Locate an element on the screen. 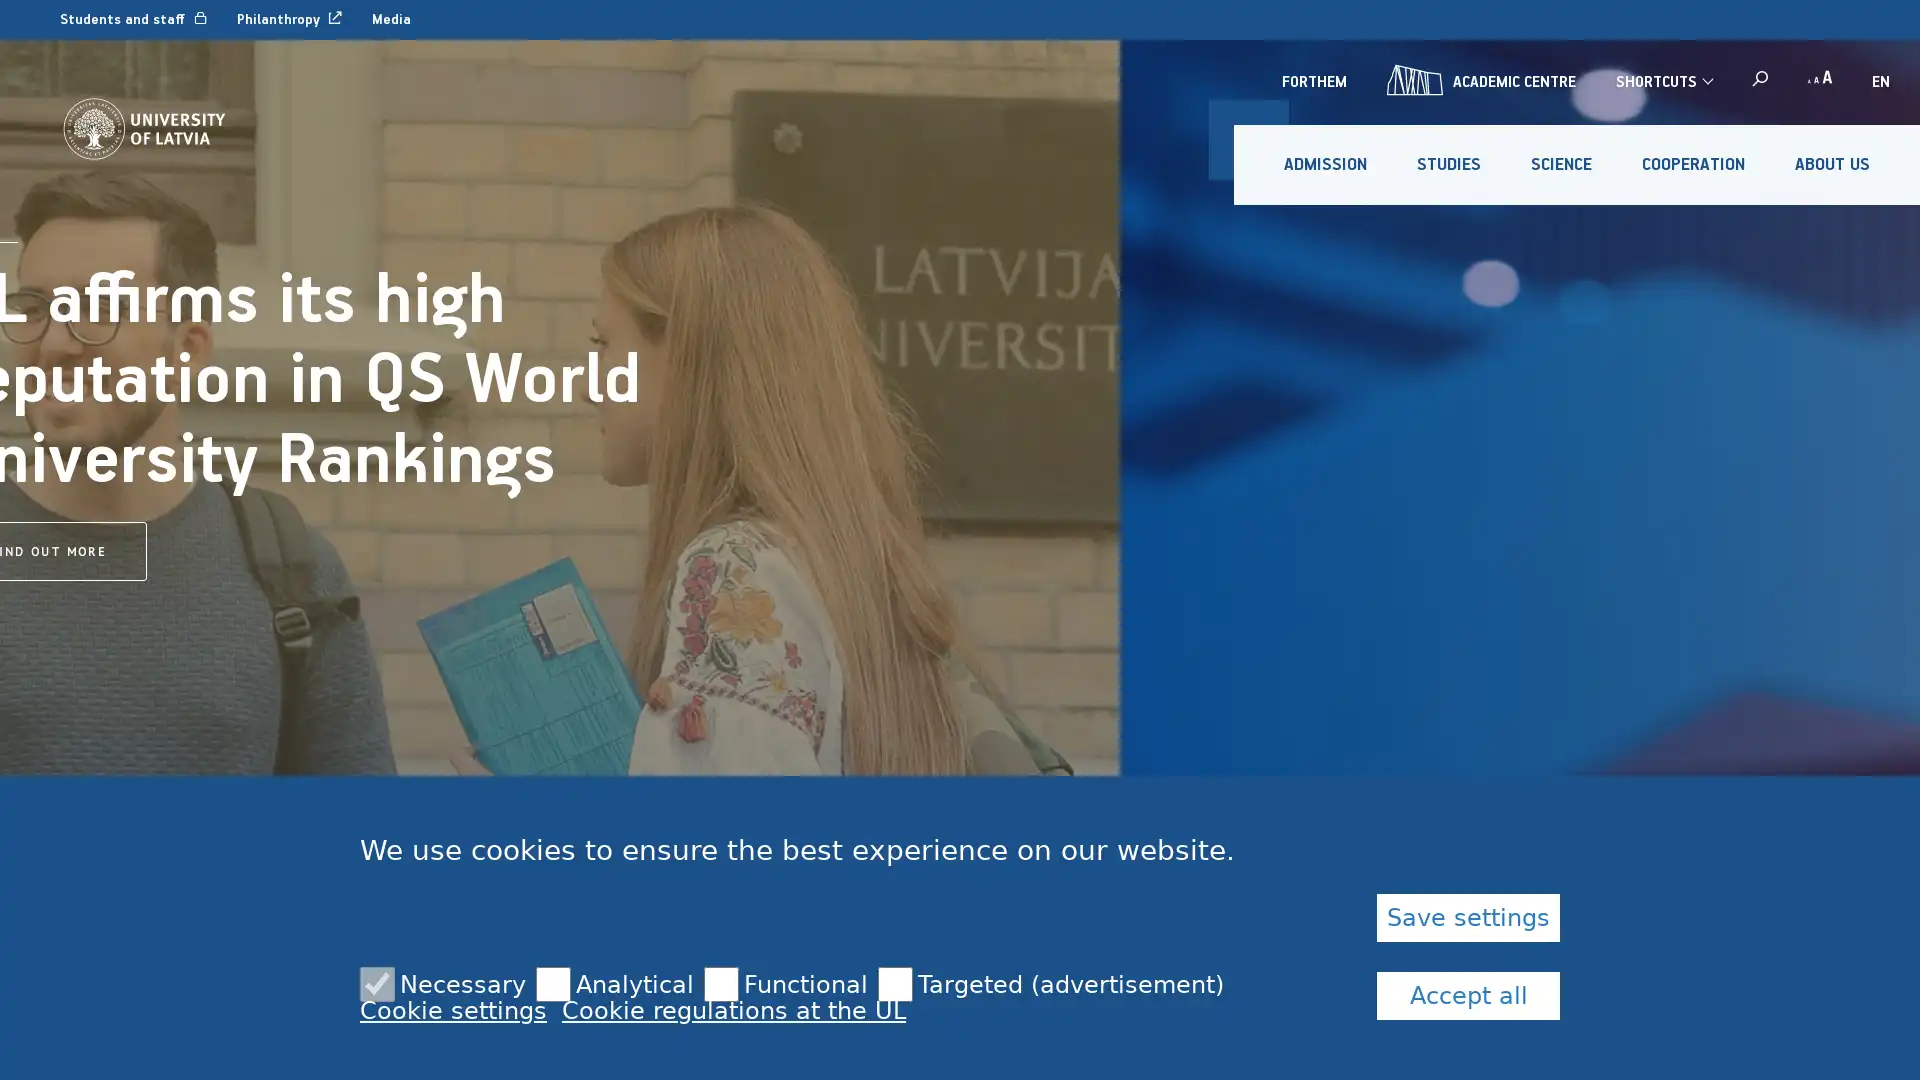 This screenshot has height=1080, width=1920. SHORTCUTS is located at coordinates (1663, 80).